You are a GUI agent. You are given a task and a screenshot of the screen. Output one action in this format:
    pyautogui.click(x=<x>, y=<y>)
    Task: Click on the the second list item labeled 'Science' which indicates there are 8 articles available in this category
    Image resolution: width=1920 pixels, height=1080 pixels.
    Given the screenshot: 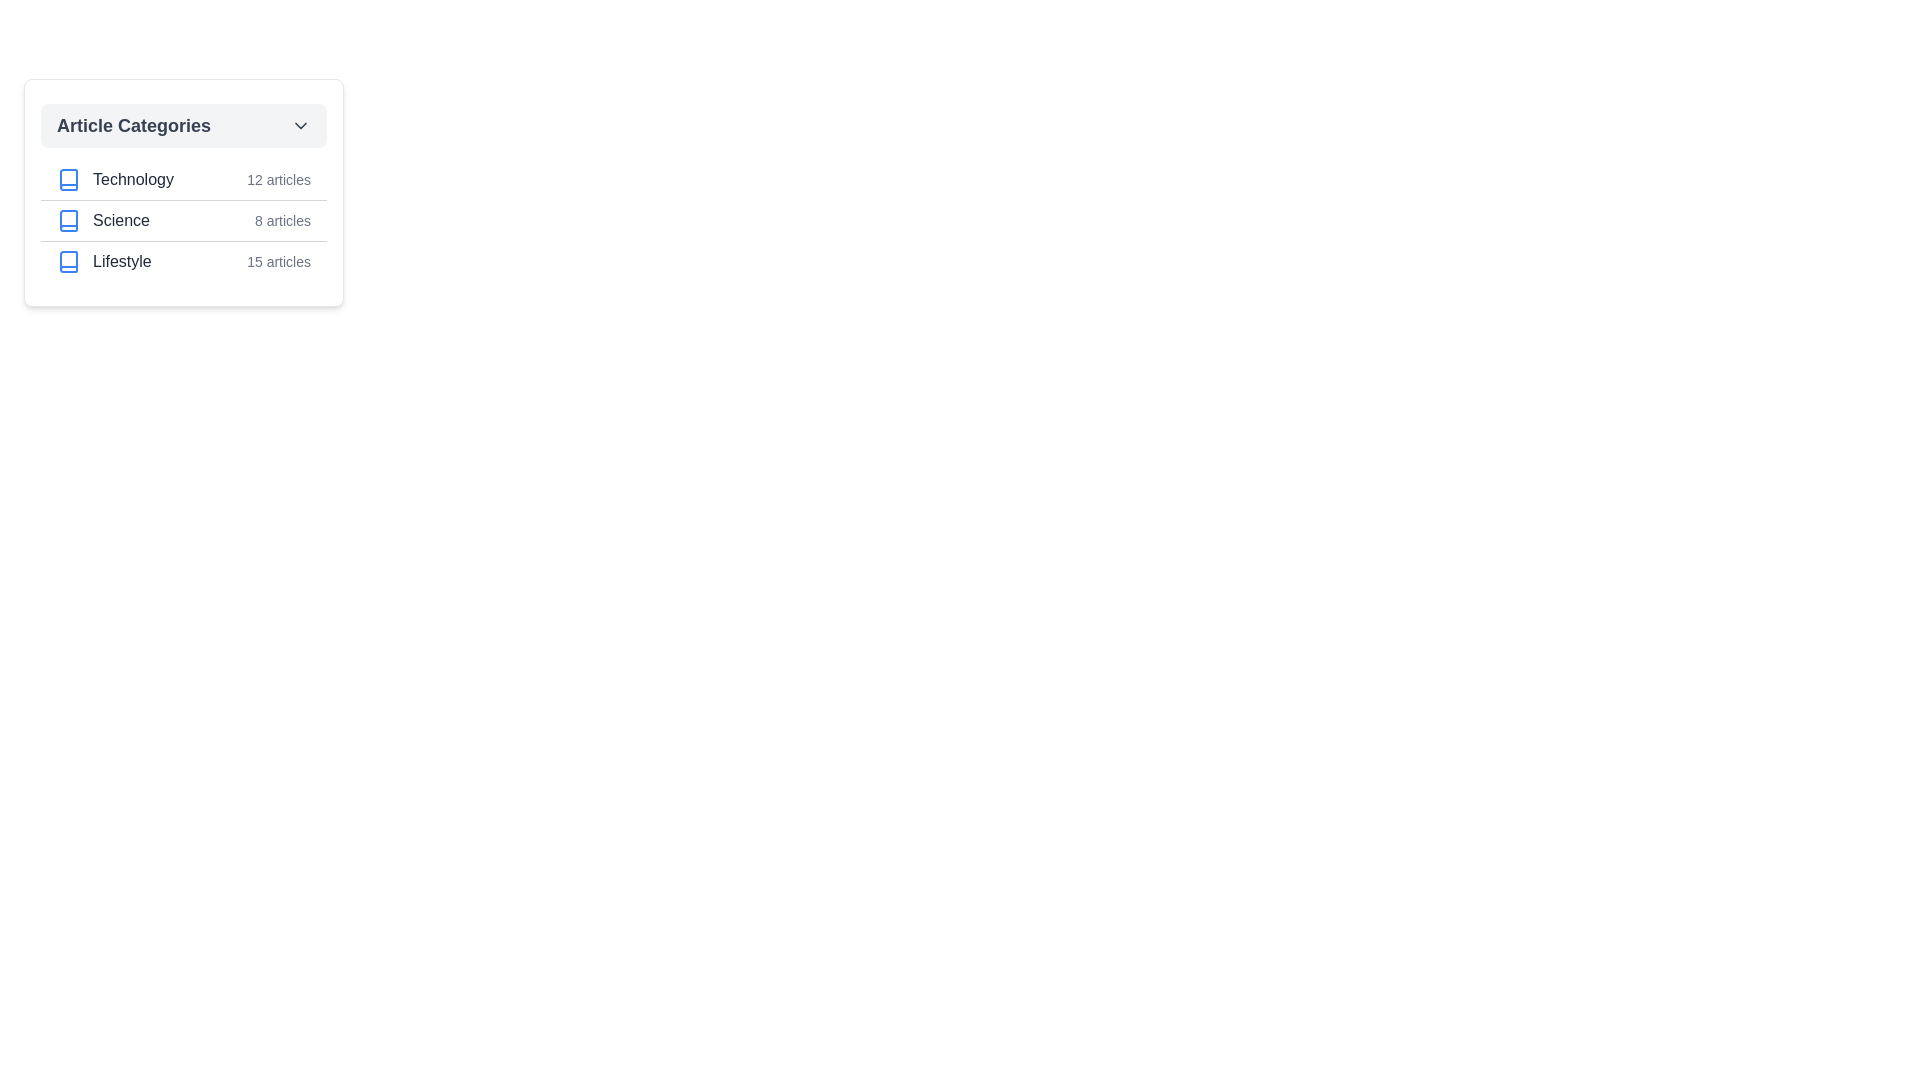 What is the action you would take?
    pyautogui.click(x=201, y=220)
    